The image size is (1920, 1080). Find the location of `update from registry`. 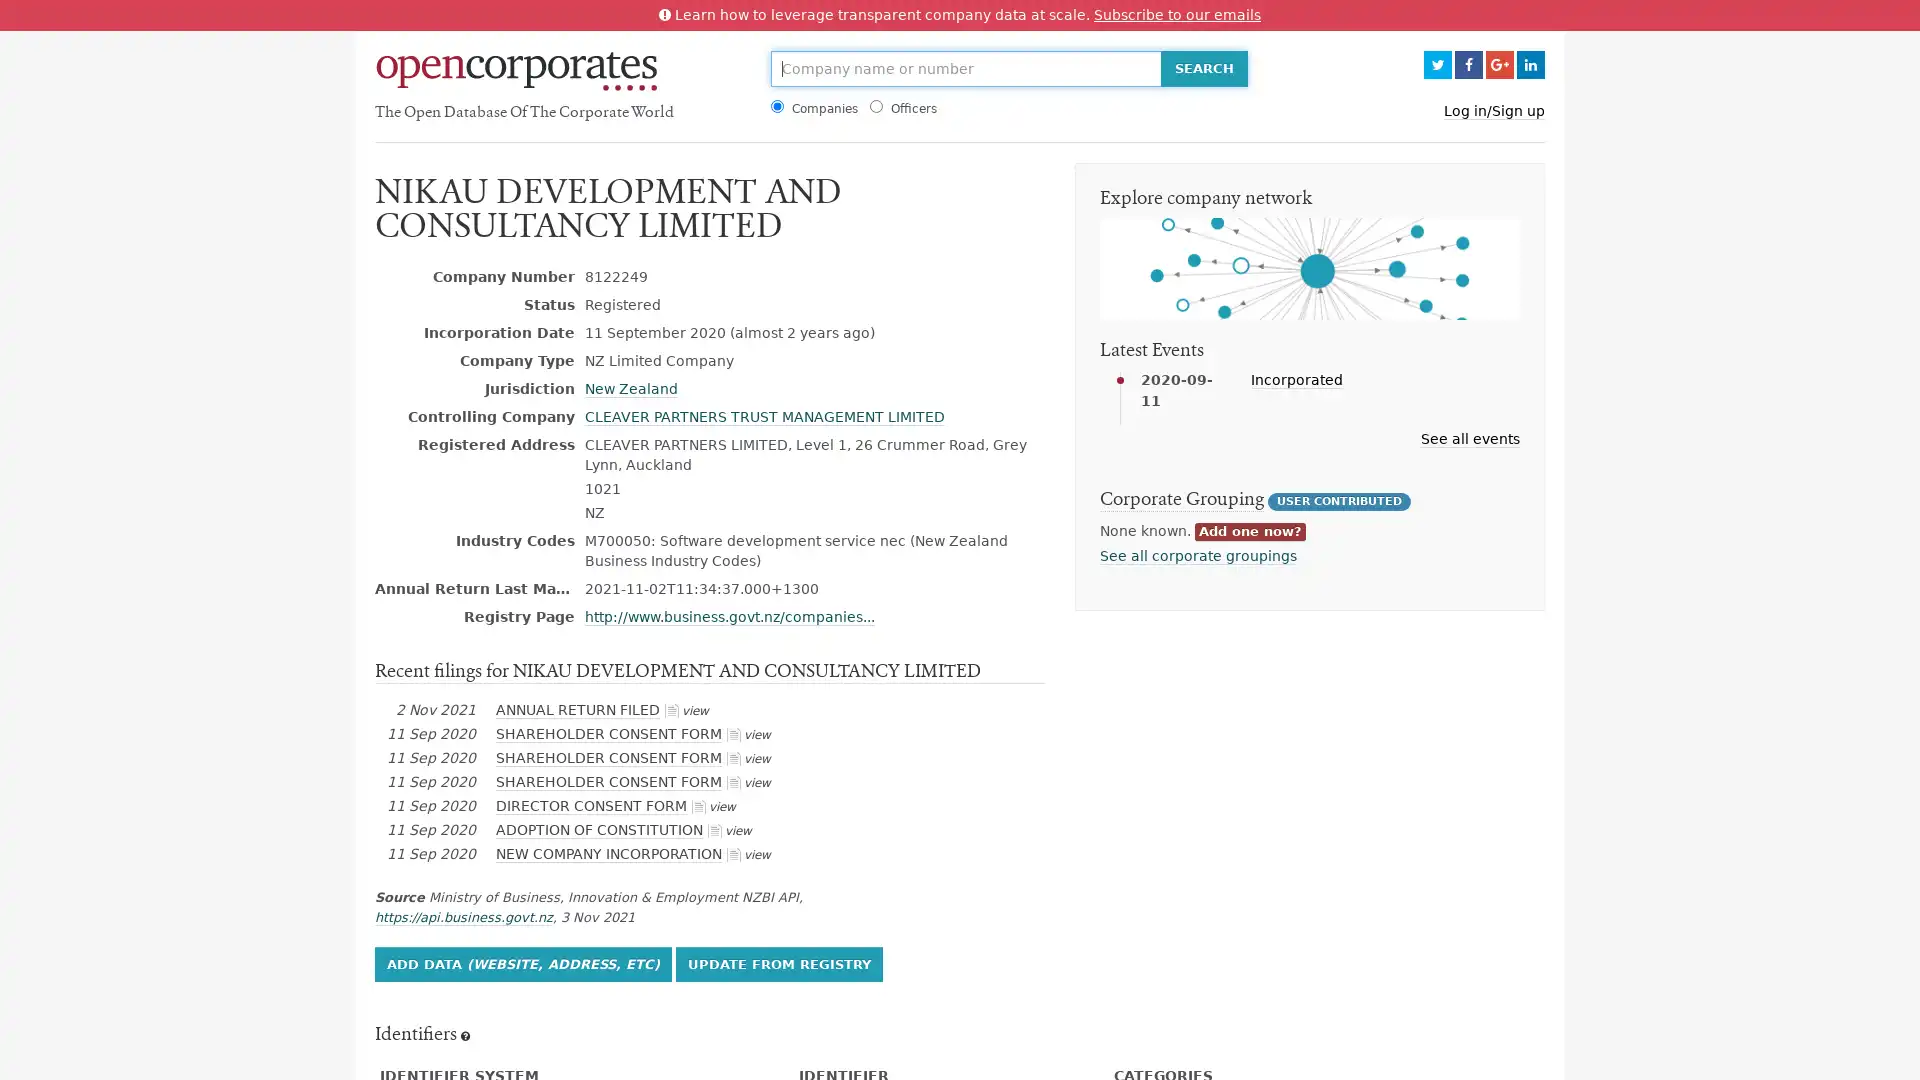

update from registry is located at coordinates (777, 962).